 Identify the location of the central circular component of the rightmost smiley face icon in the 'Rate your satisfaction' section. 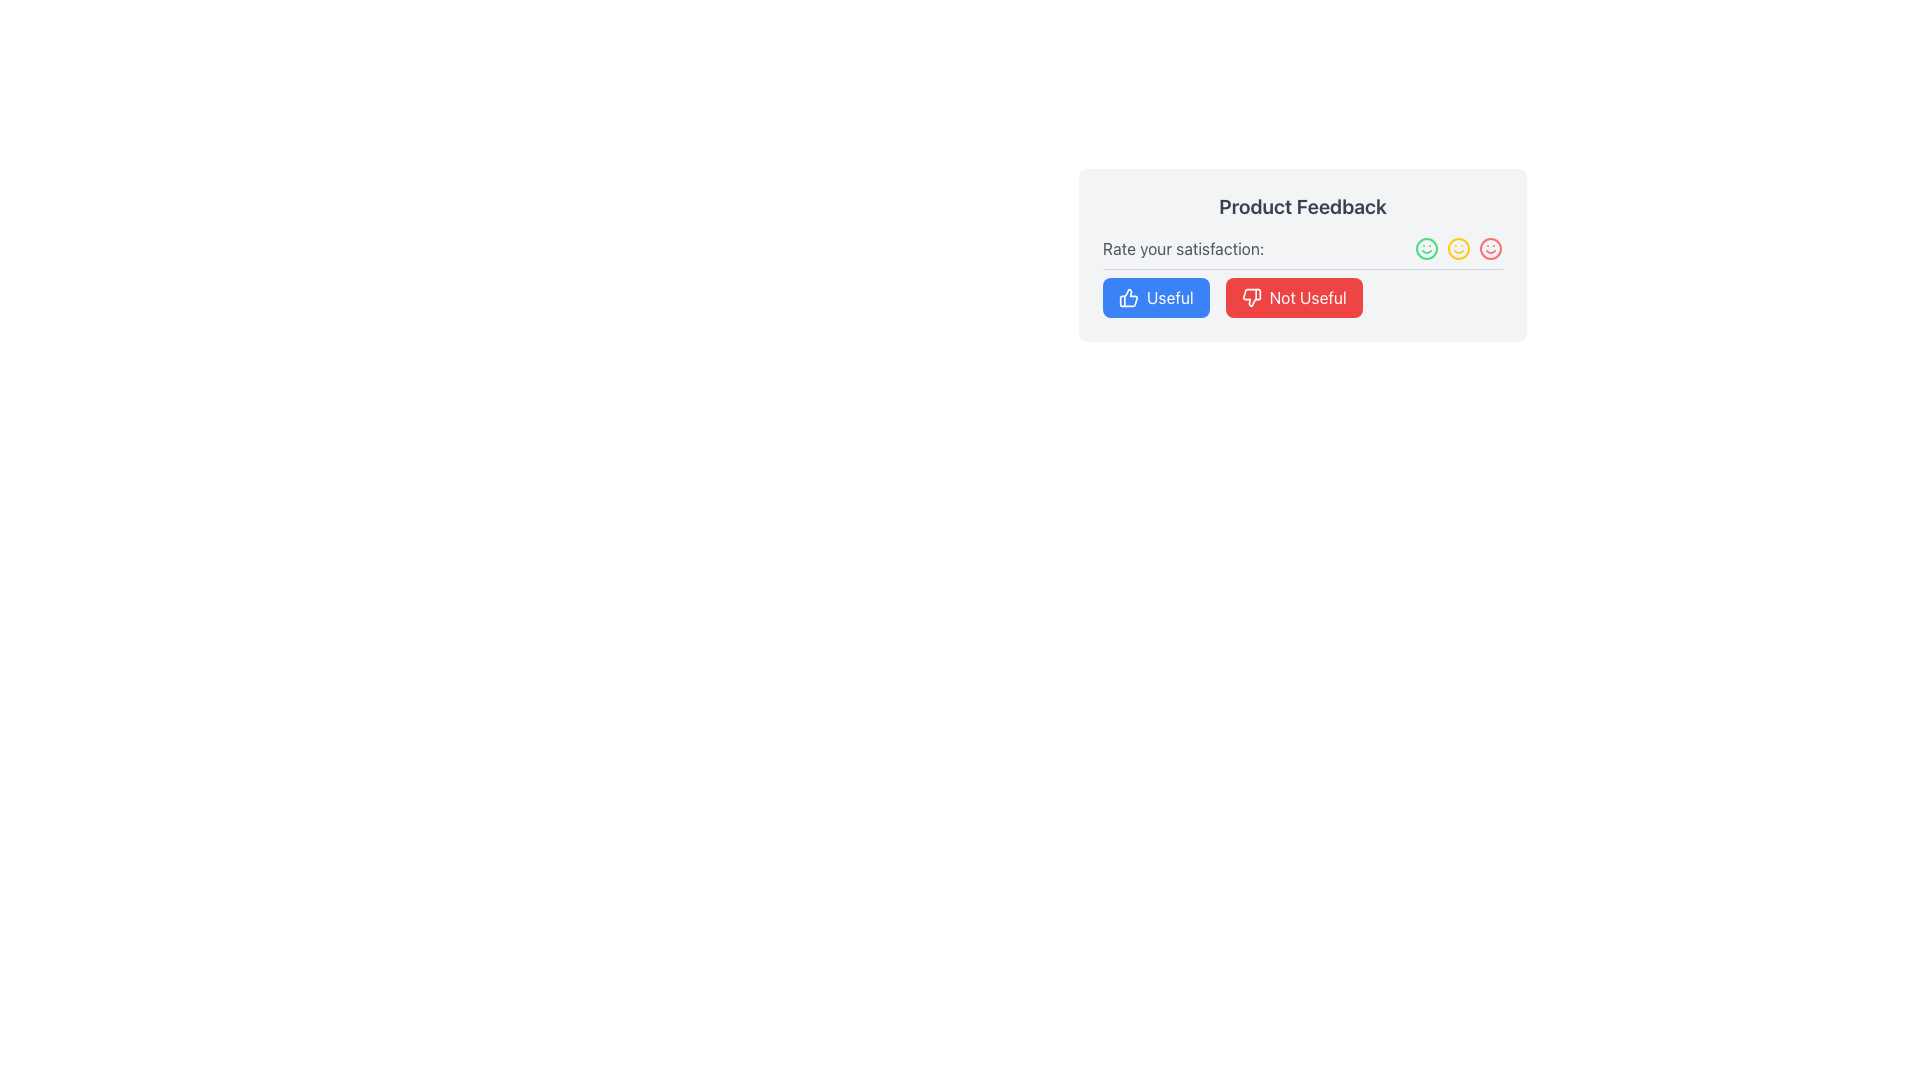
(1491, 248).